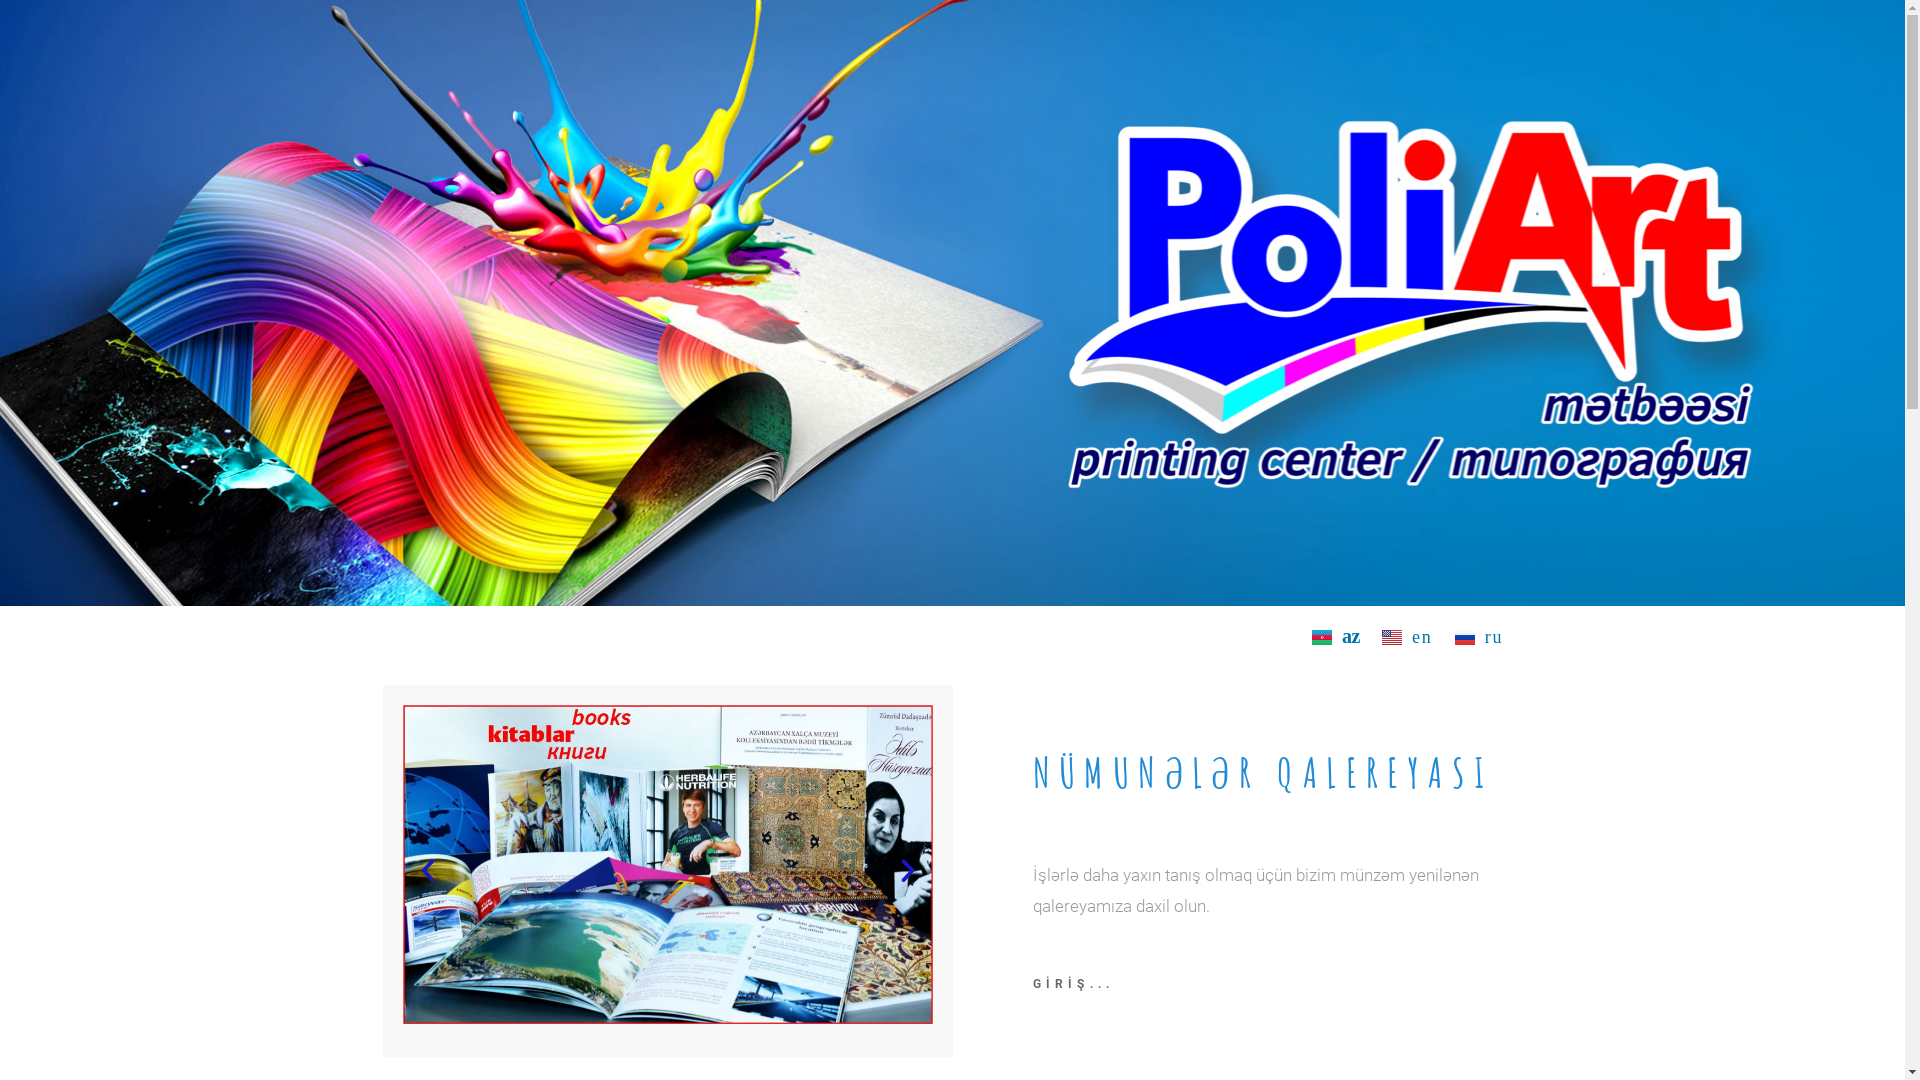 The height and width of the screenshot is (1080, 1920). Describe the element at coordinates (1479, 637) in the screenshot. I see `'ru'` at that location.